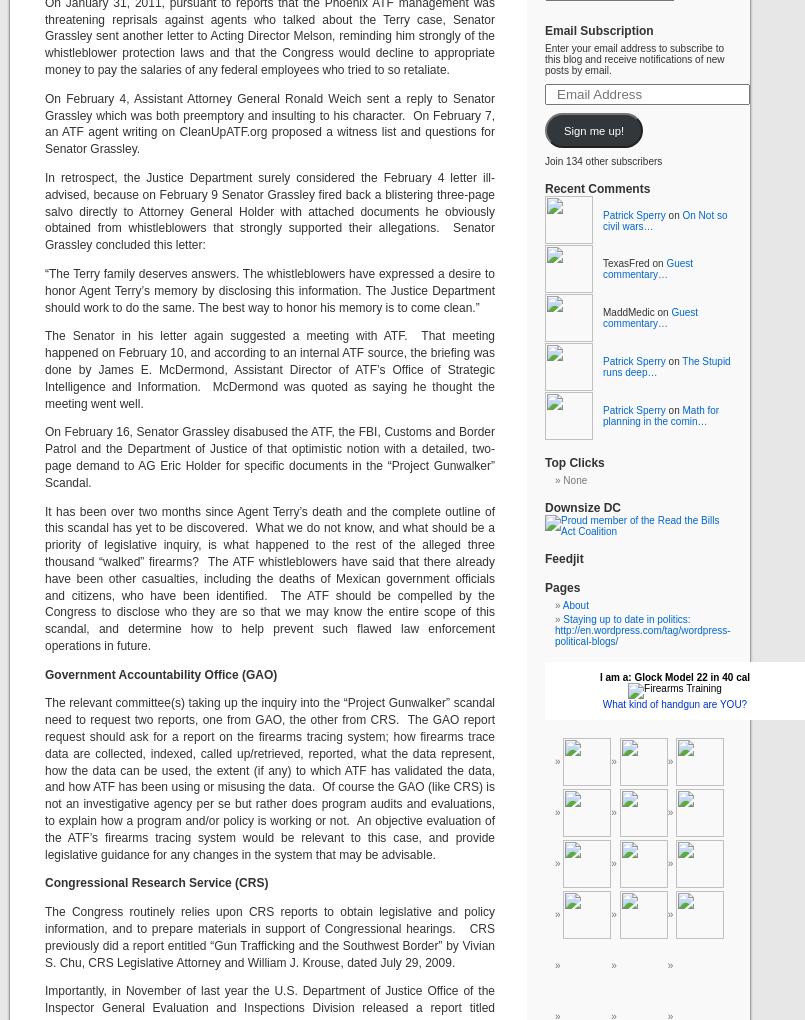  I want to click on 'Enter your email address to subscribe to this blog and receive notifications of new posts by email.', so click(633, 59).